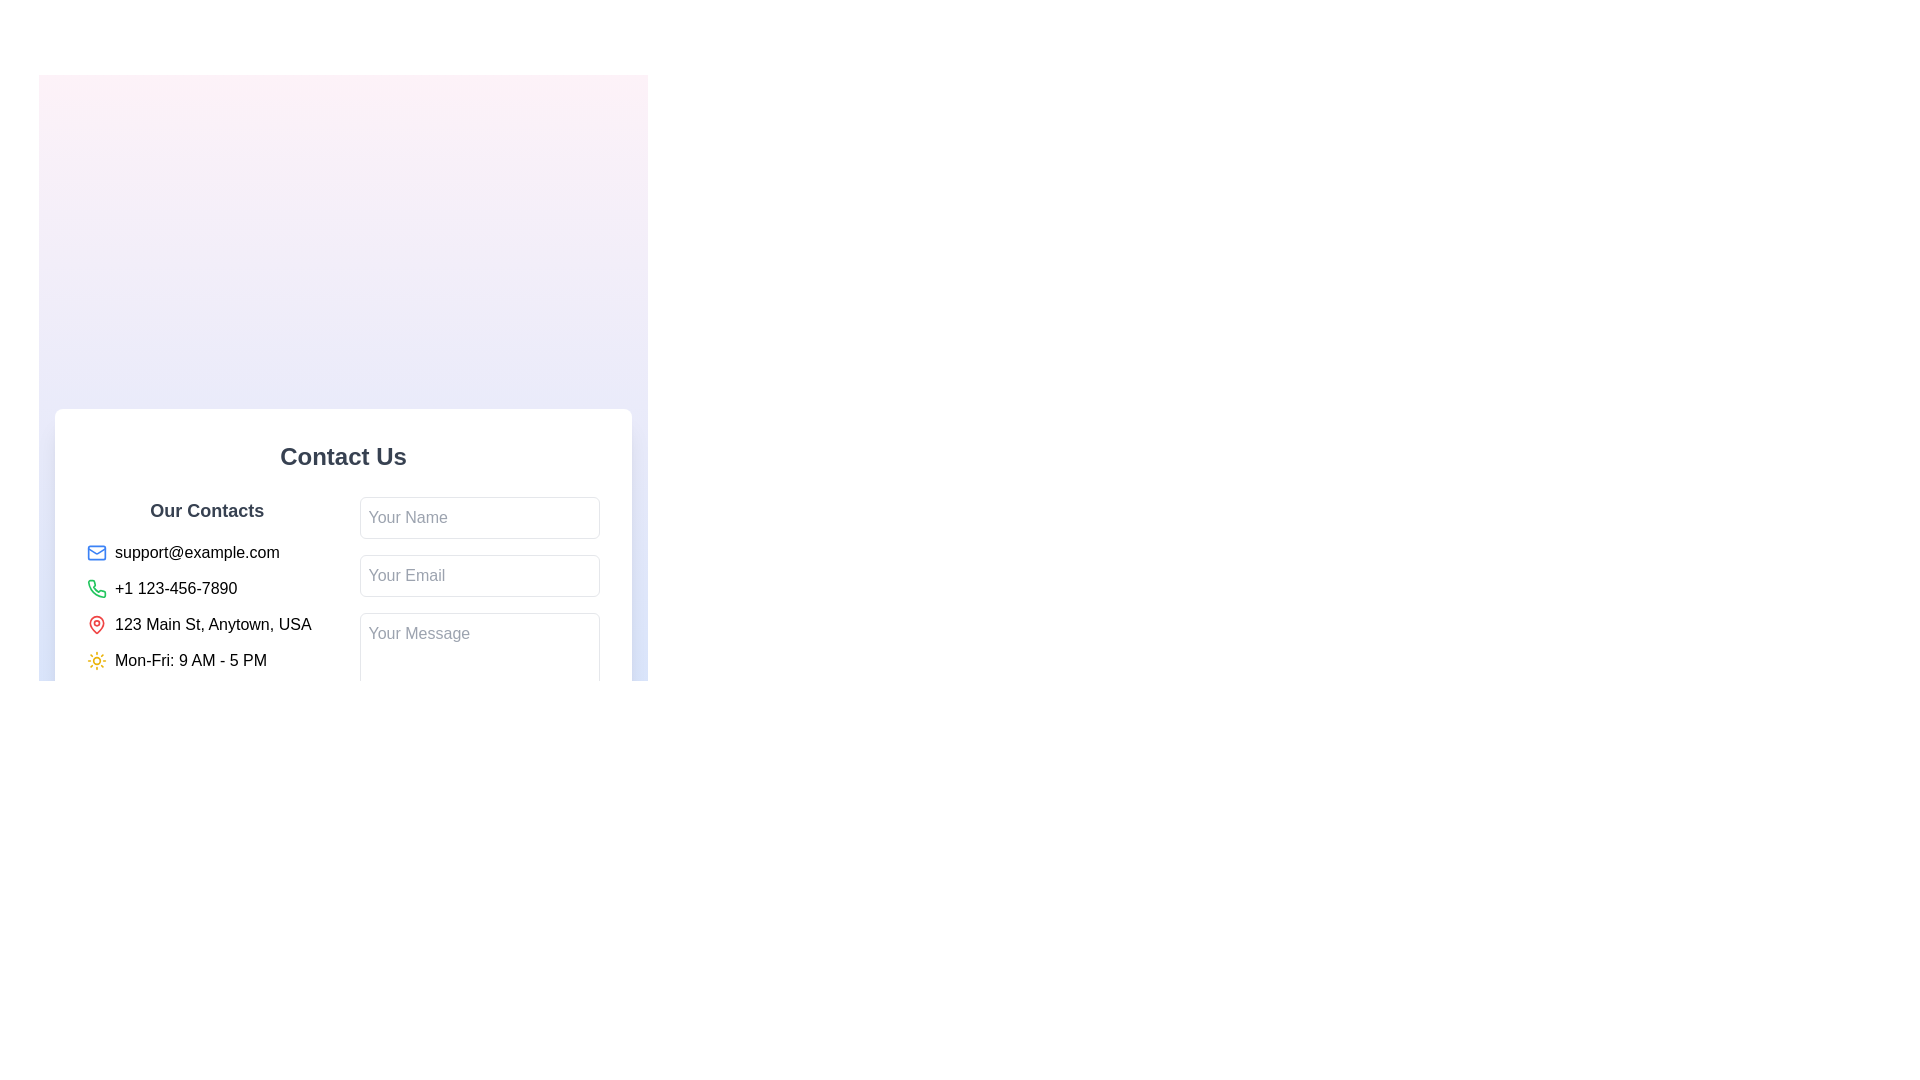 Image resolution: width=1920 pixels, height=1080 pixels. Describe the element at coordinates (95, 623) in the screenshot. I see `the red map pin icon located next to the address text '123 Main St, Anytown, USA' as a static visual cue` at that location.